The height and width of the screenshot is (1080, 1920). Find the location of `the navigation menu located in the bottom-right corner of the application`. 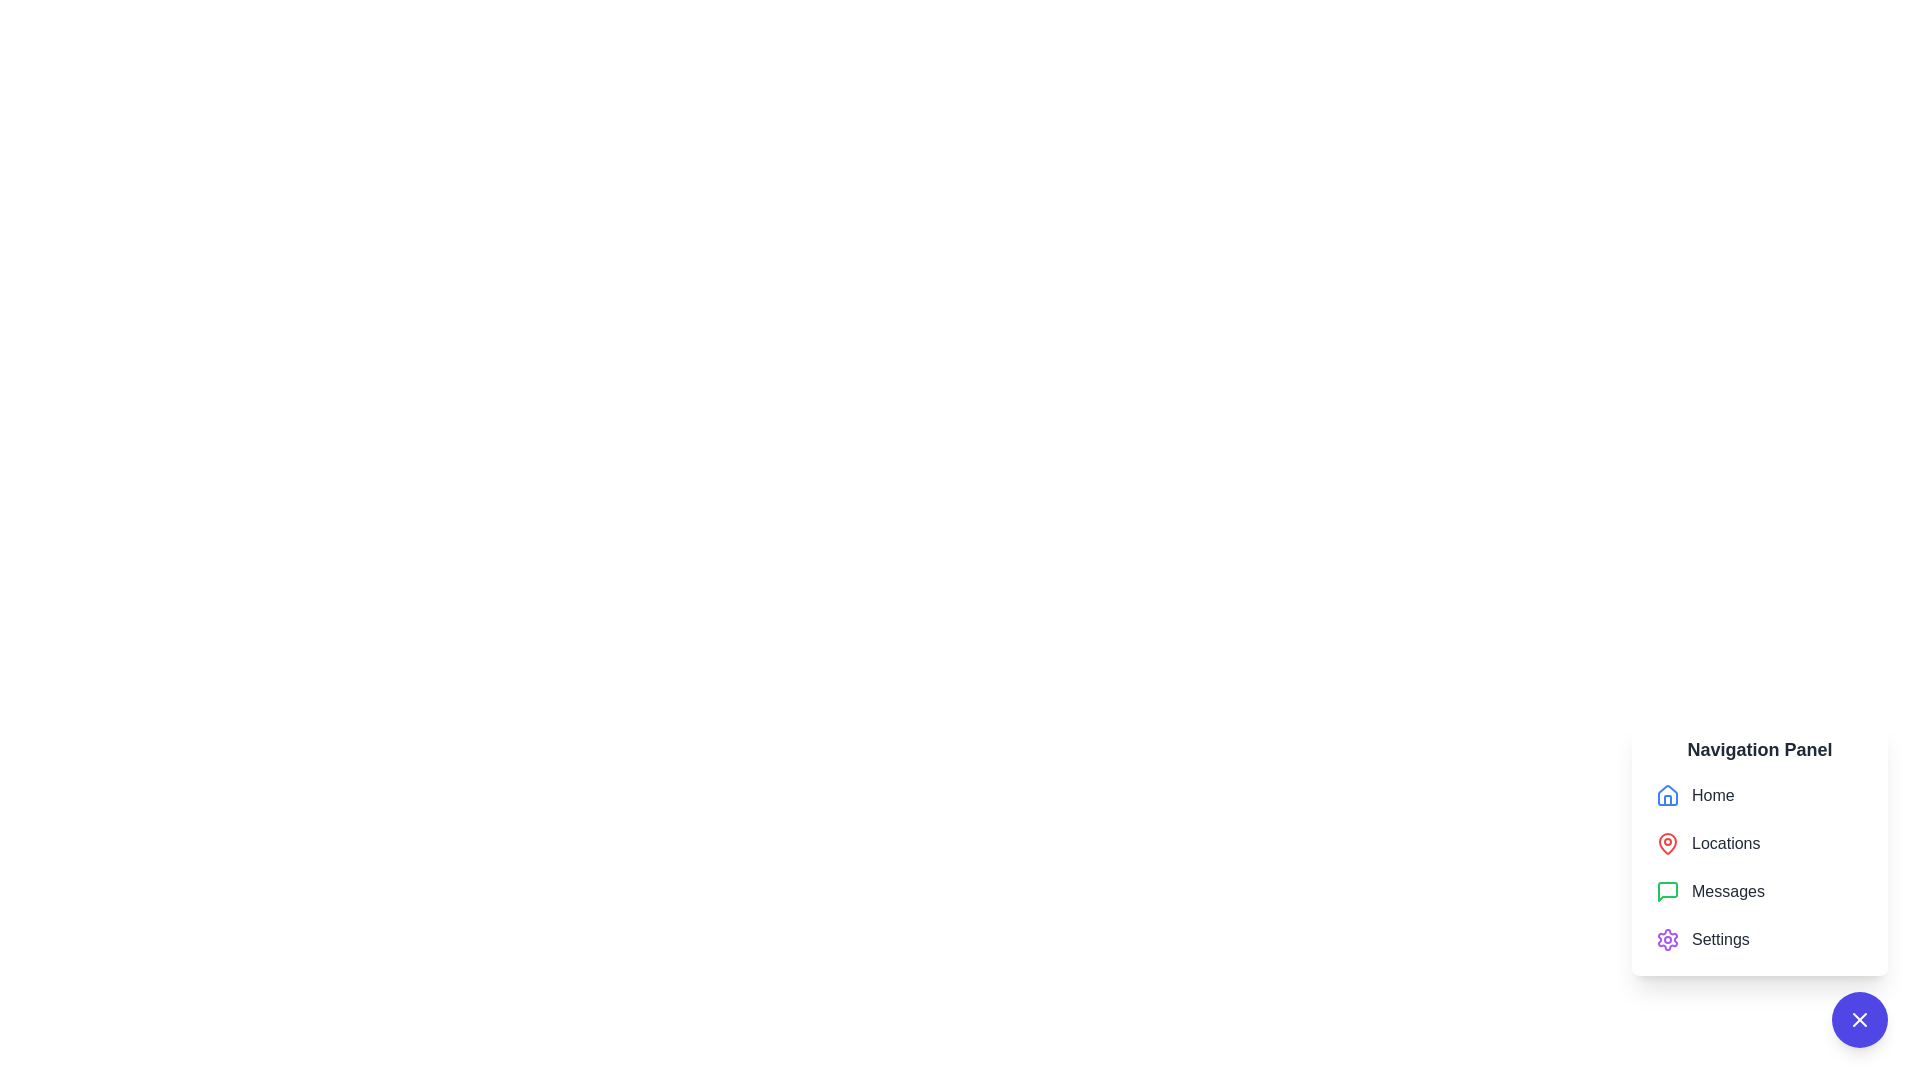

the navigation menu located in the bottom-right corner of the application is located at coordinates (1760, 866).